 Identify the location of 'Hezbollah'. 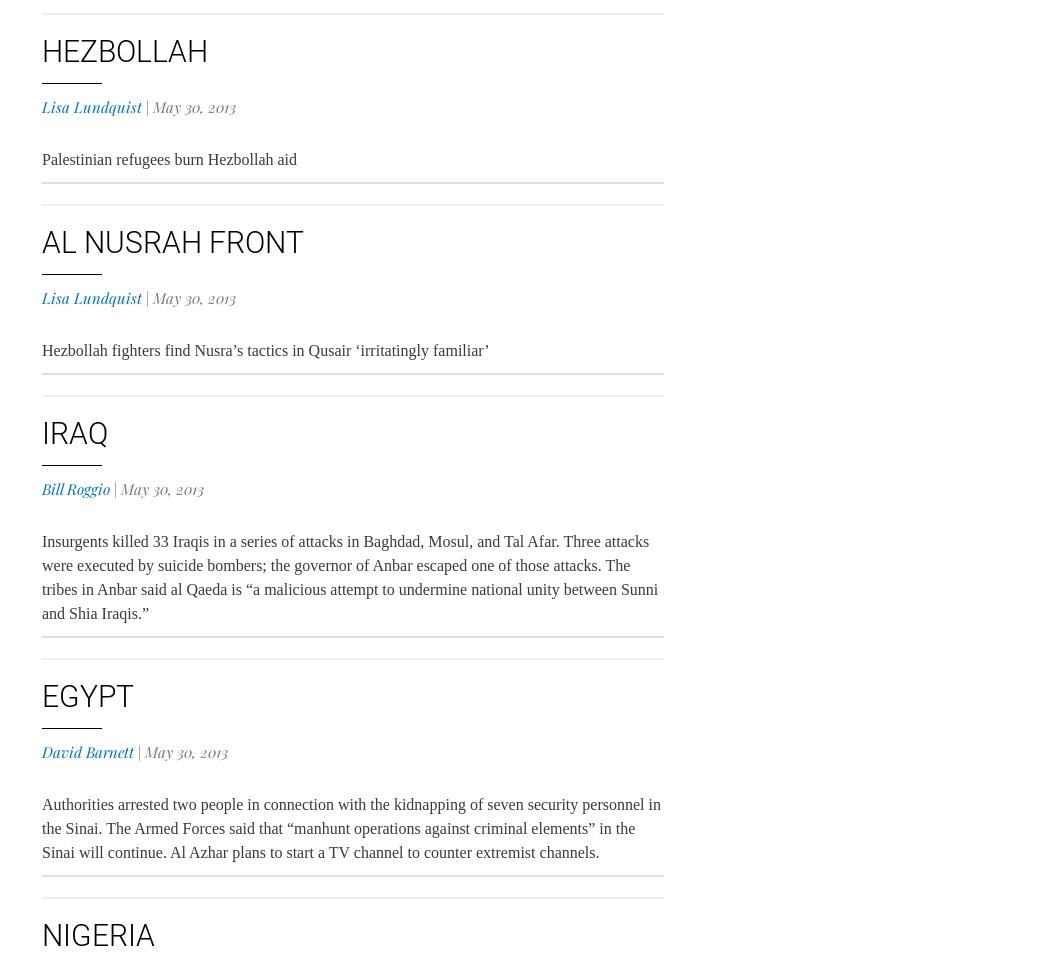
(123, 50).